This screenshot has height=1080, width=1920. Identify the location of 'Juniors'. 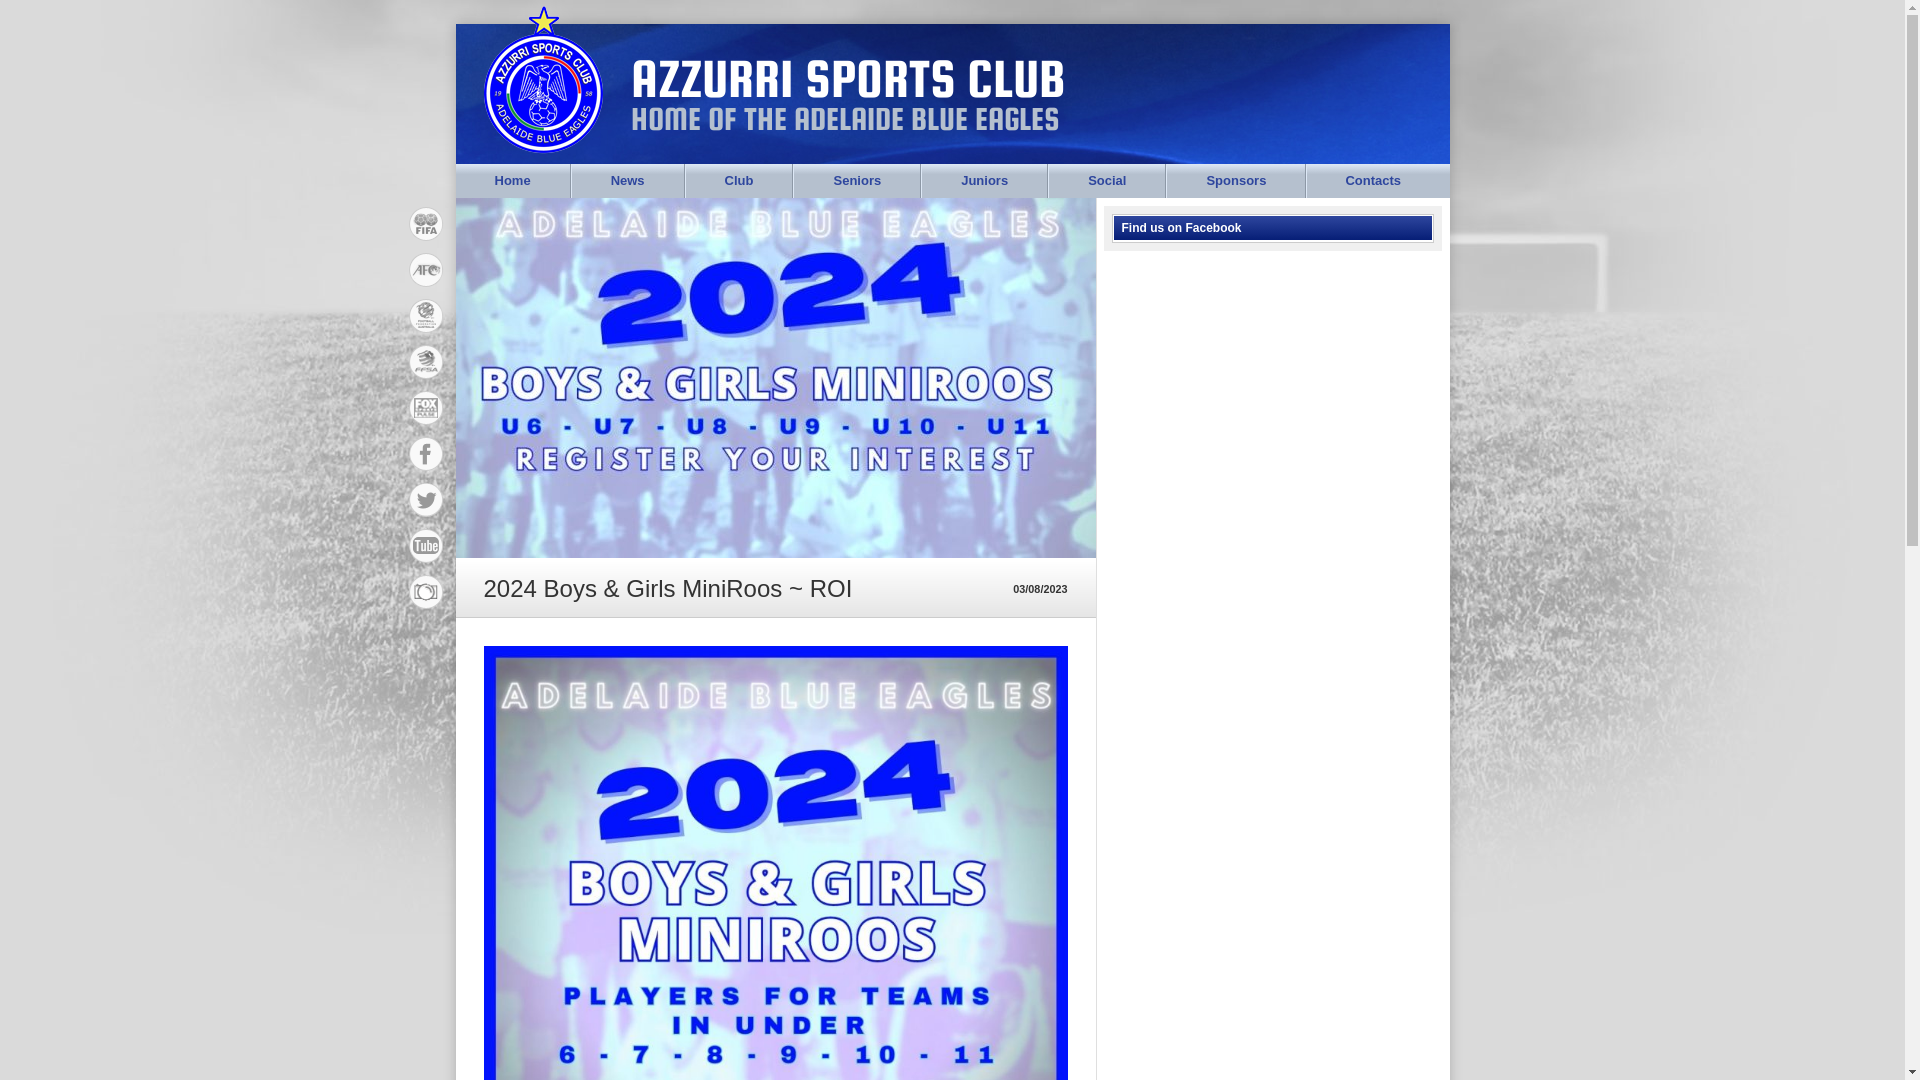
(920, 181).